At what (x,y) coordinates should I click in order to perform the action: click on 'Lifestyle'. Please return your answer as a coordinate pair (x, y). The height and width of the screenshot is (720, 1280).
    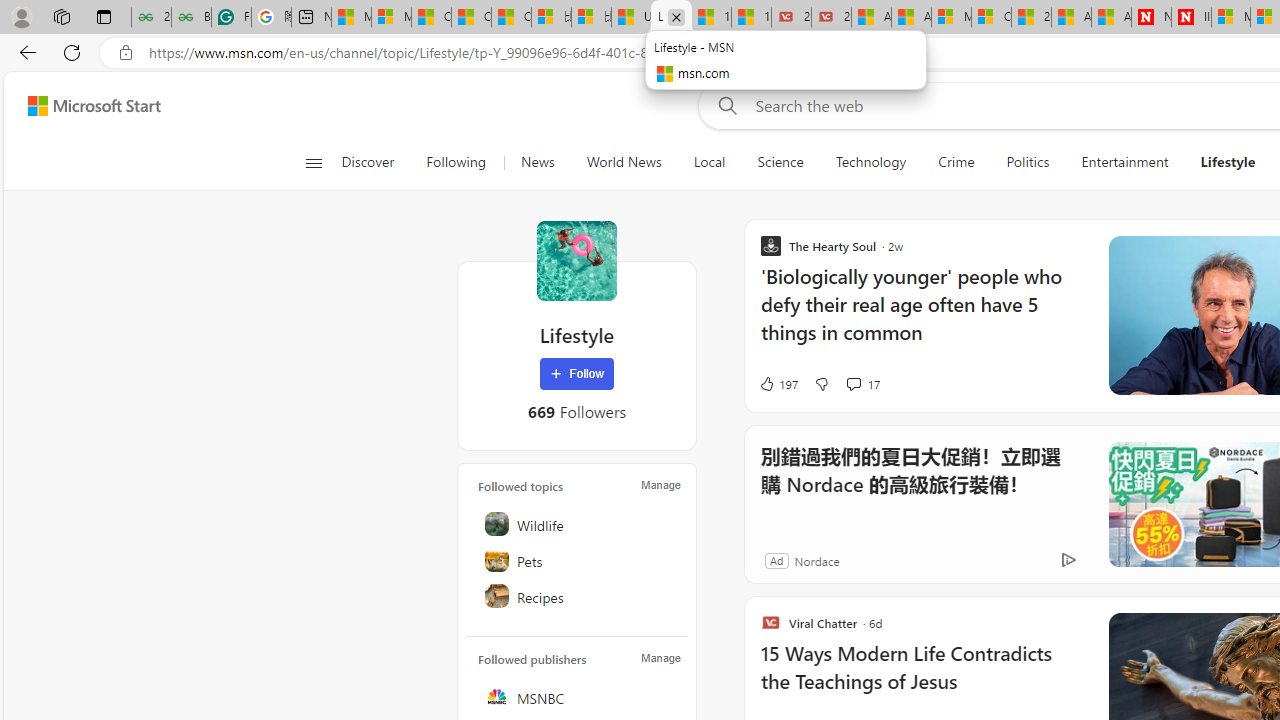
    Looking at the image, I should click on (576, 260).